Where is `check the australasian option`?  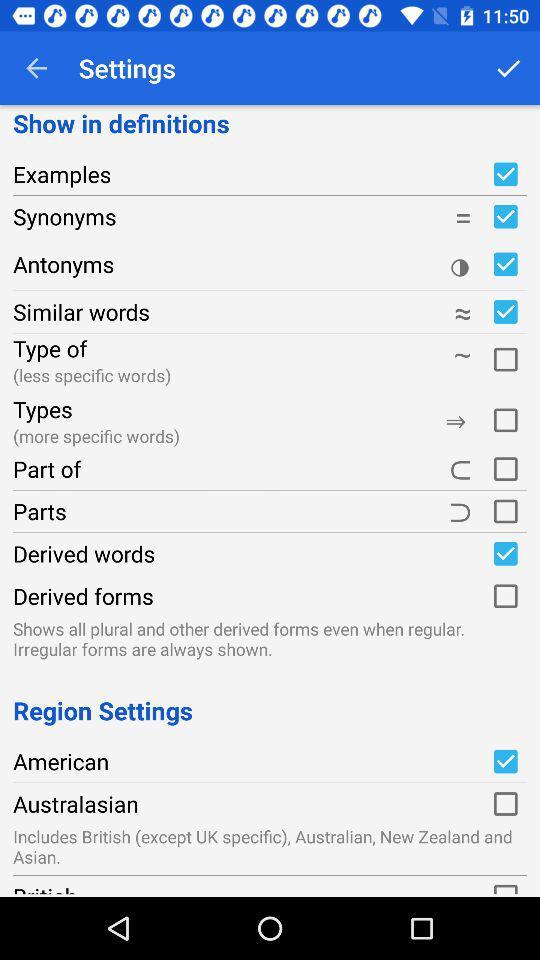
check the australasian option is located at coordinates (504, 804).